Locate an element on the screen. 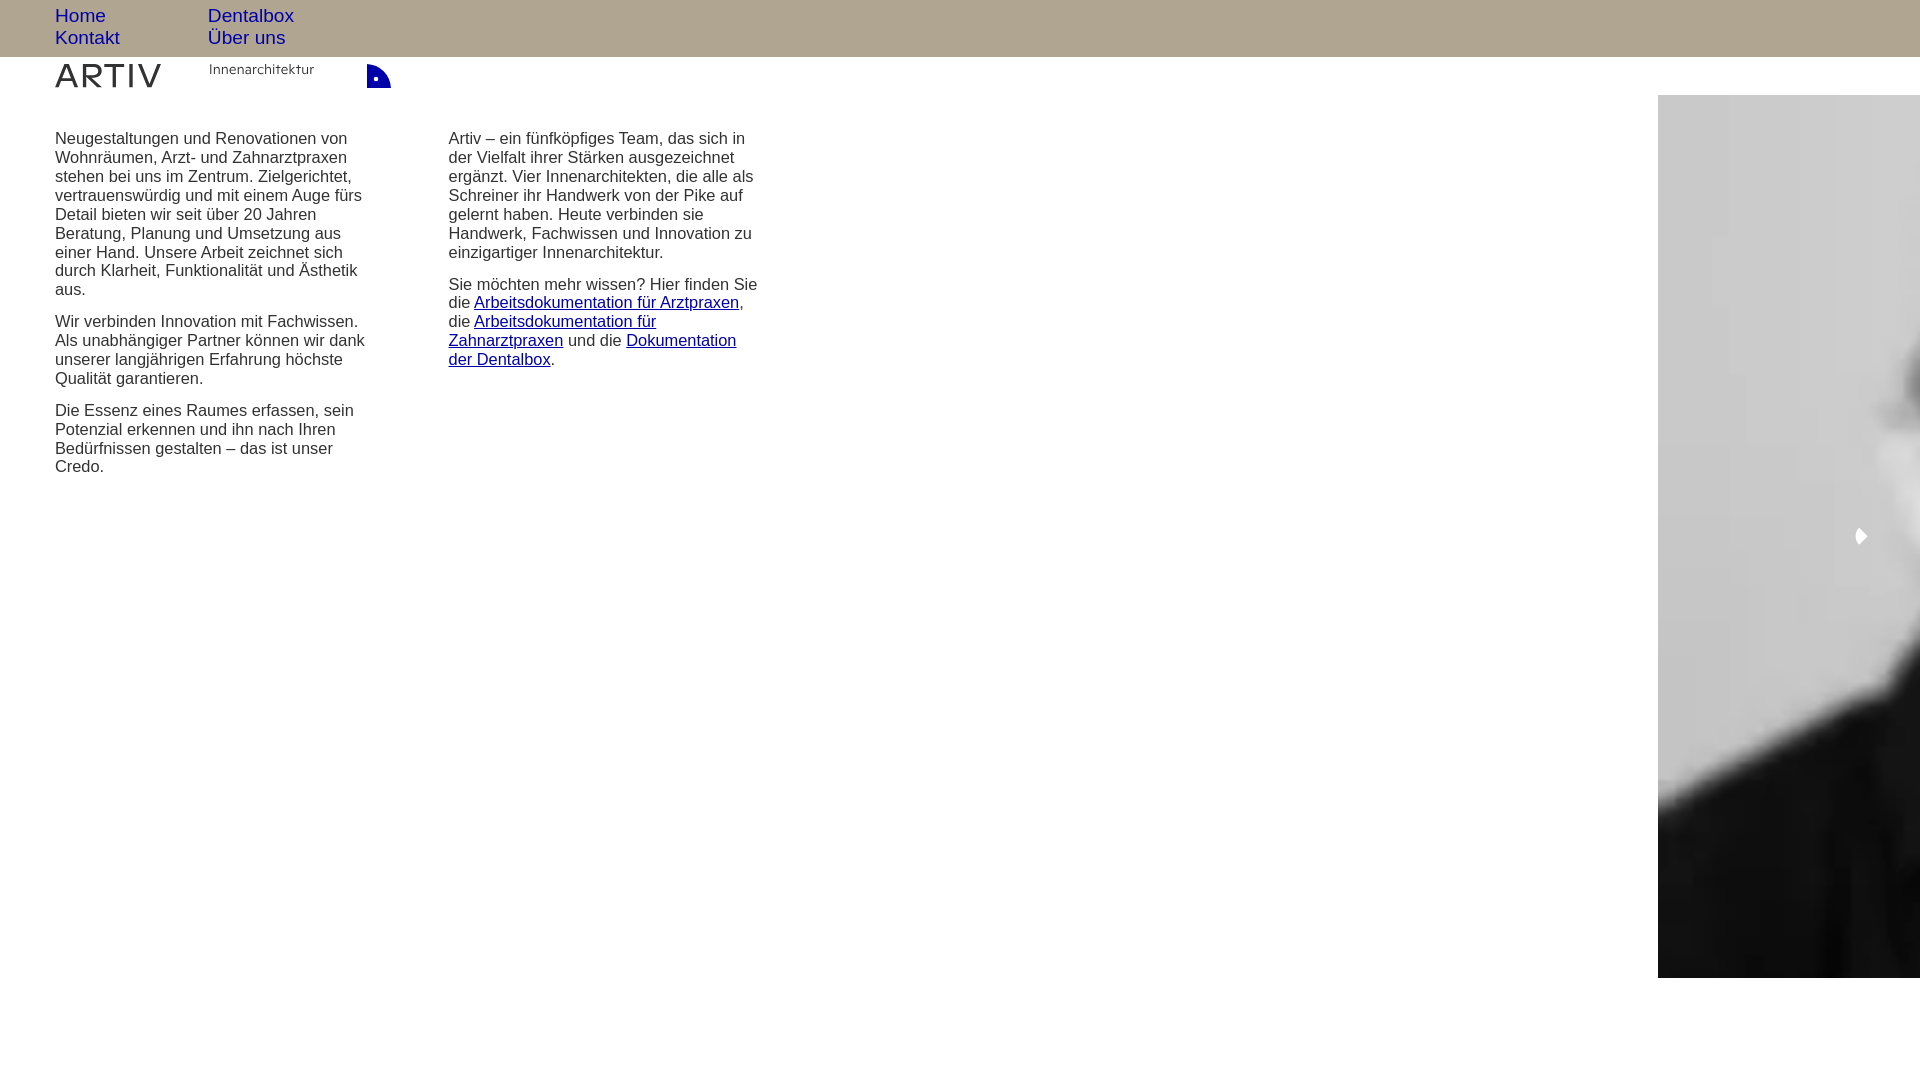 Image resolution: width=1920 pixels, height=1080 pixels. 'Kontakt' is located at coordinates (86, 37).